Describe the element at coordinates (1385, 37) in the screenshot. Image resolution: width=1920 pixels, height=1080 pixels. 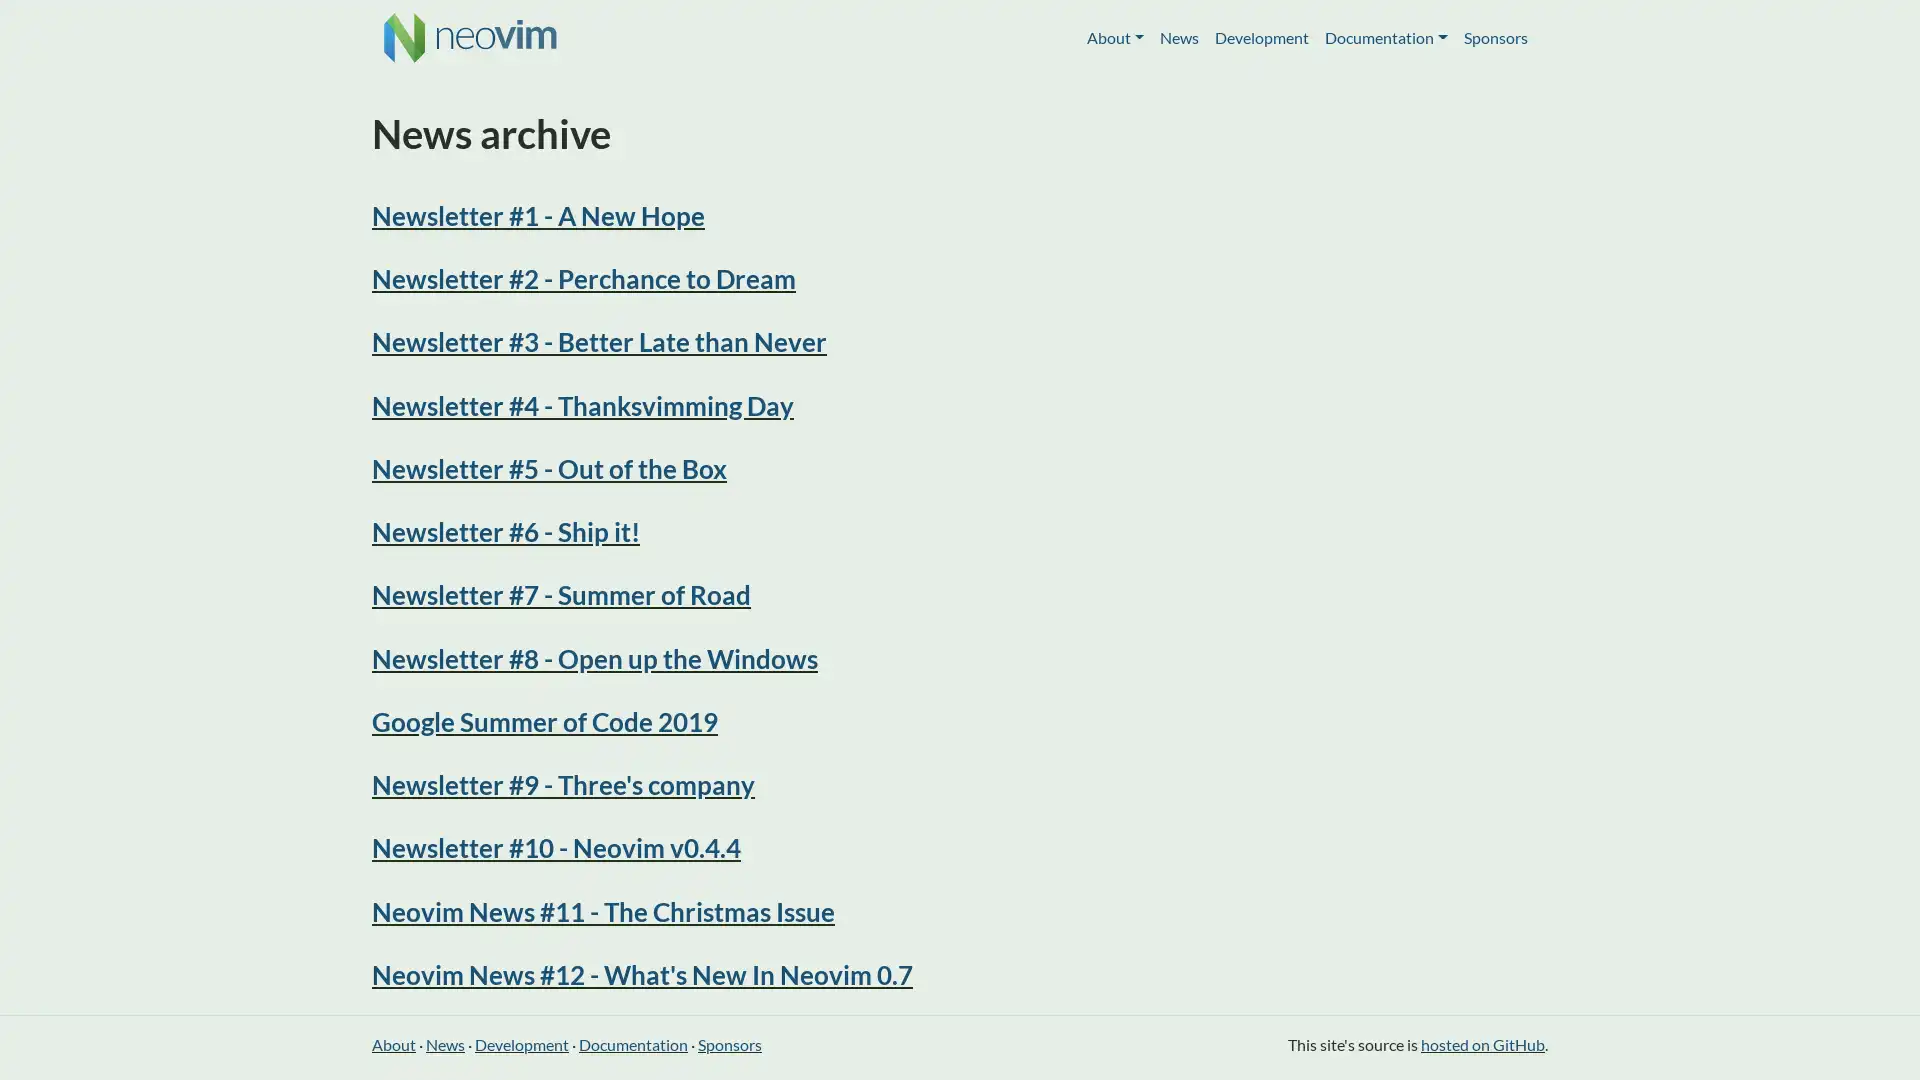
I see `Documentation` at that location.